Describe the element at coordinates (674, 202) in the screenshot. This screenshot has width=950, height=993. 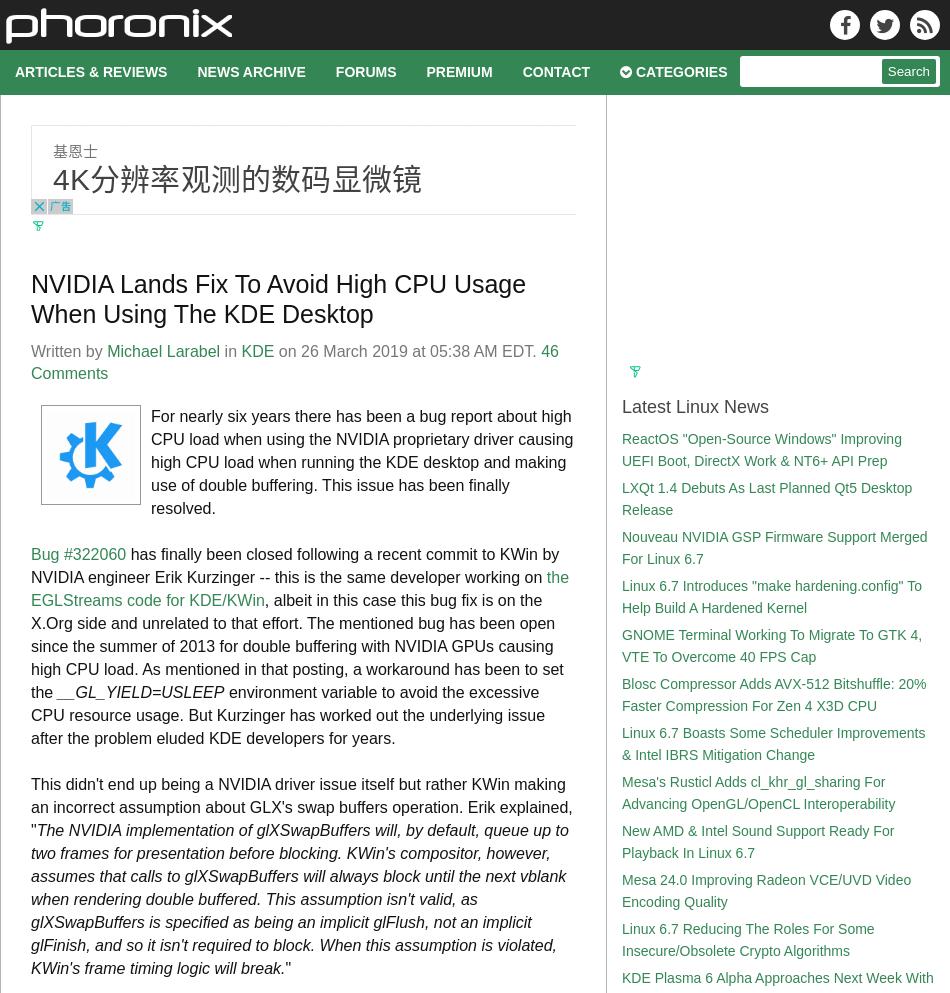
I see `'Graphics Cards'` at that location.